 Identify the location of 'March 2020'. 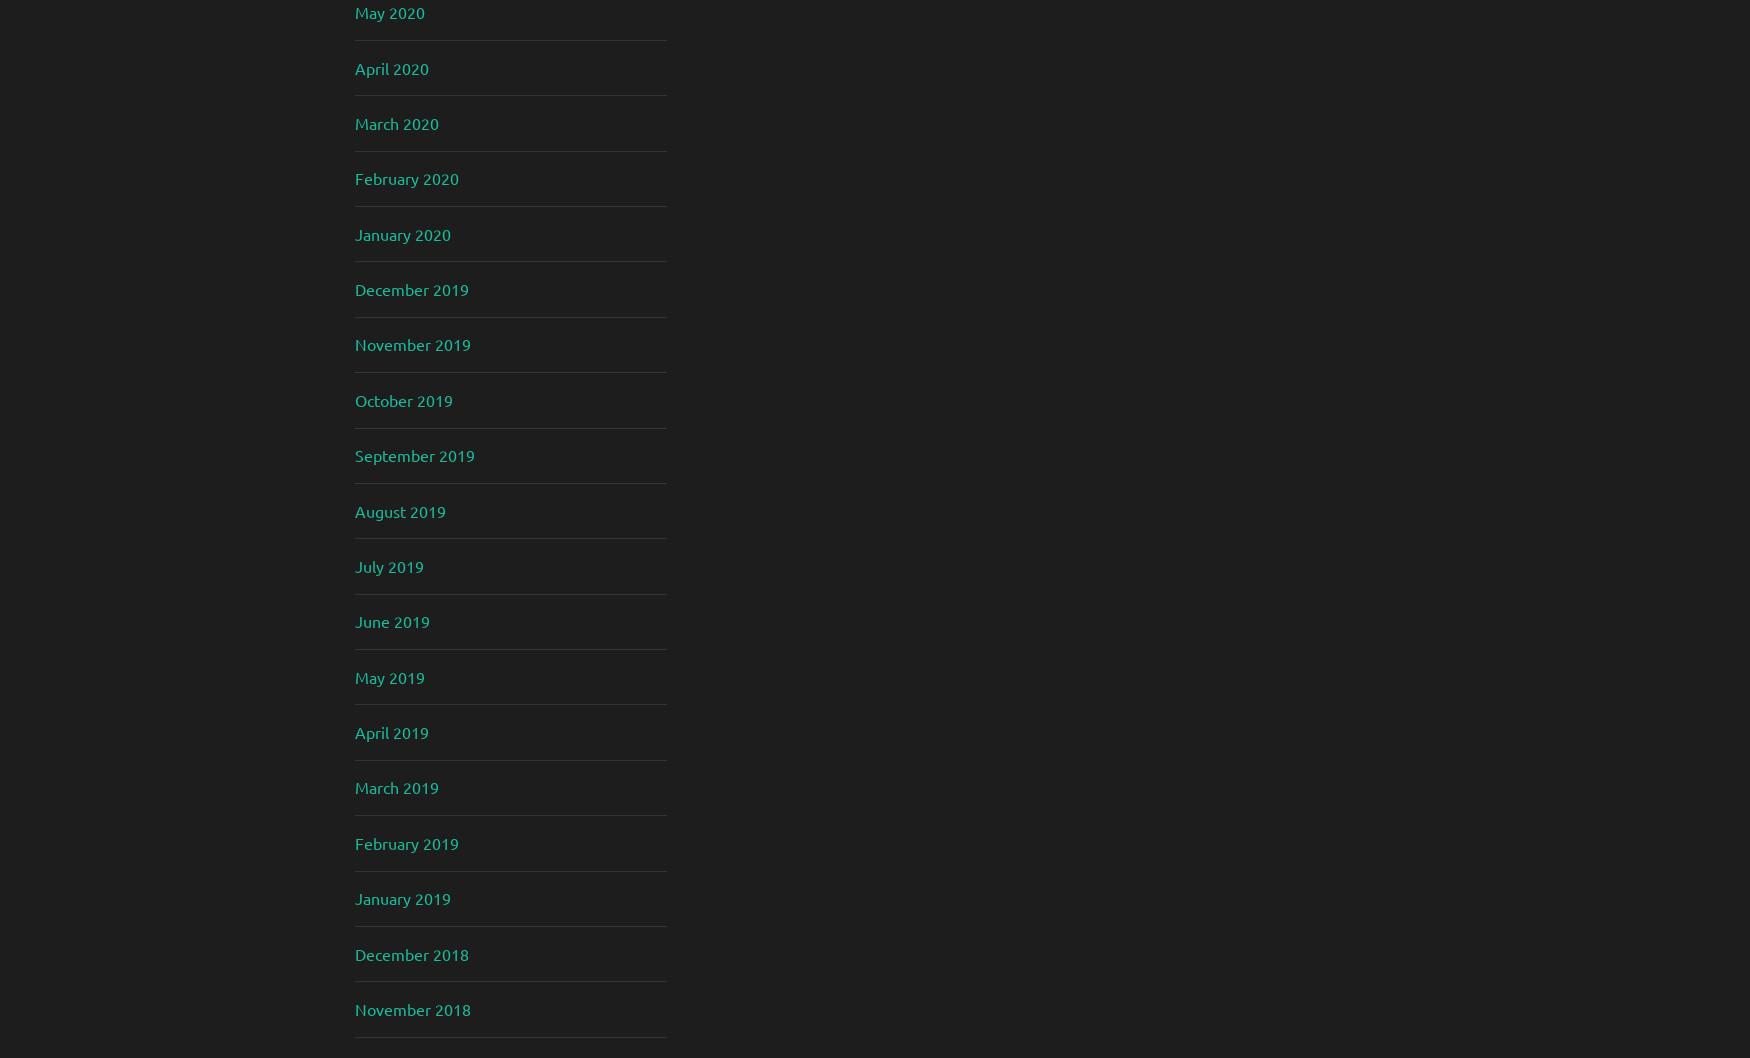
(396, 120).